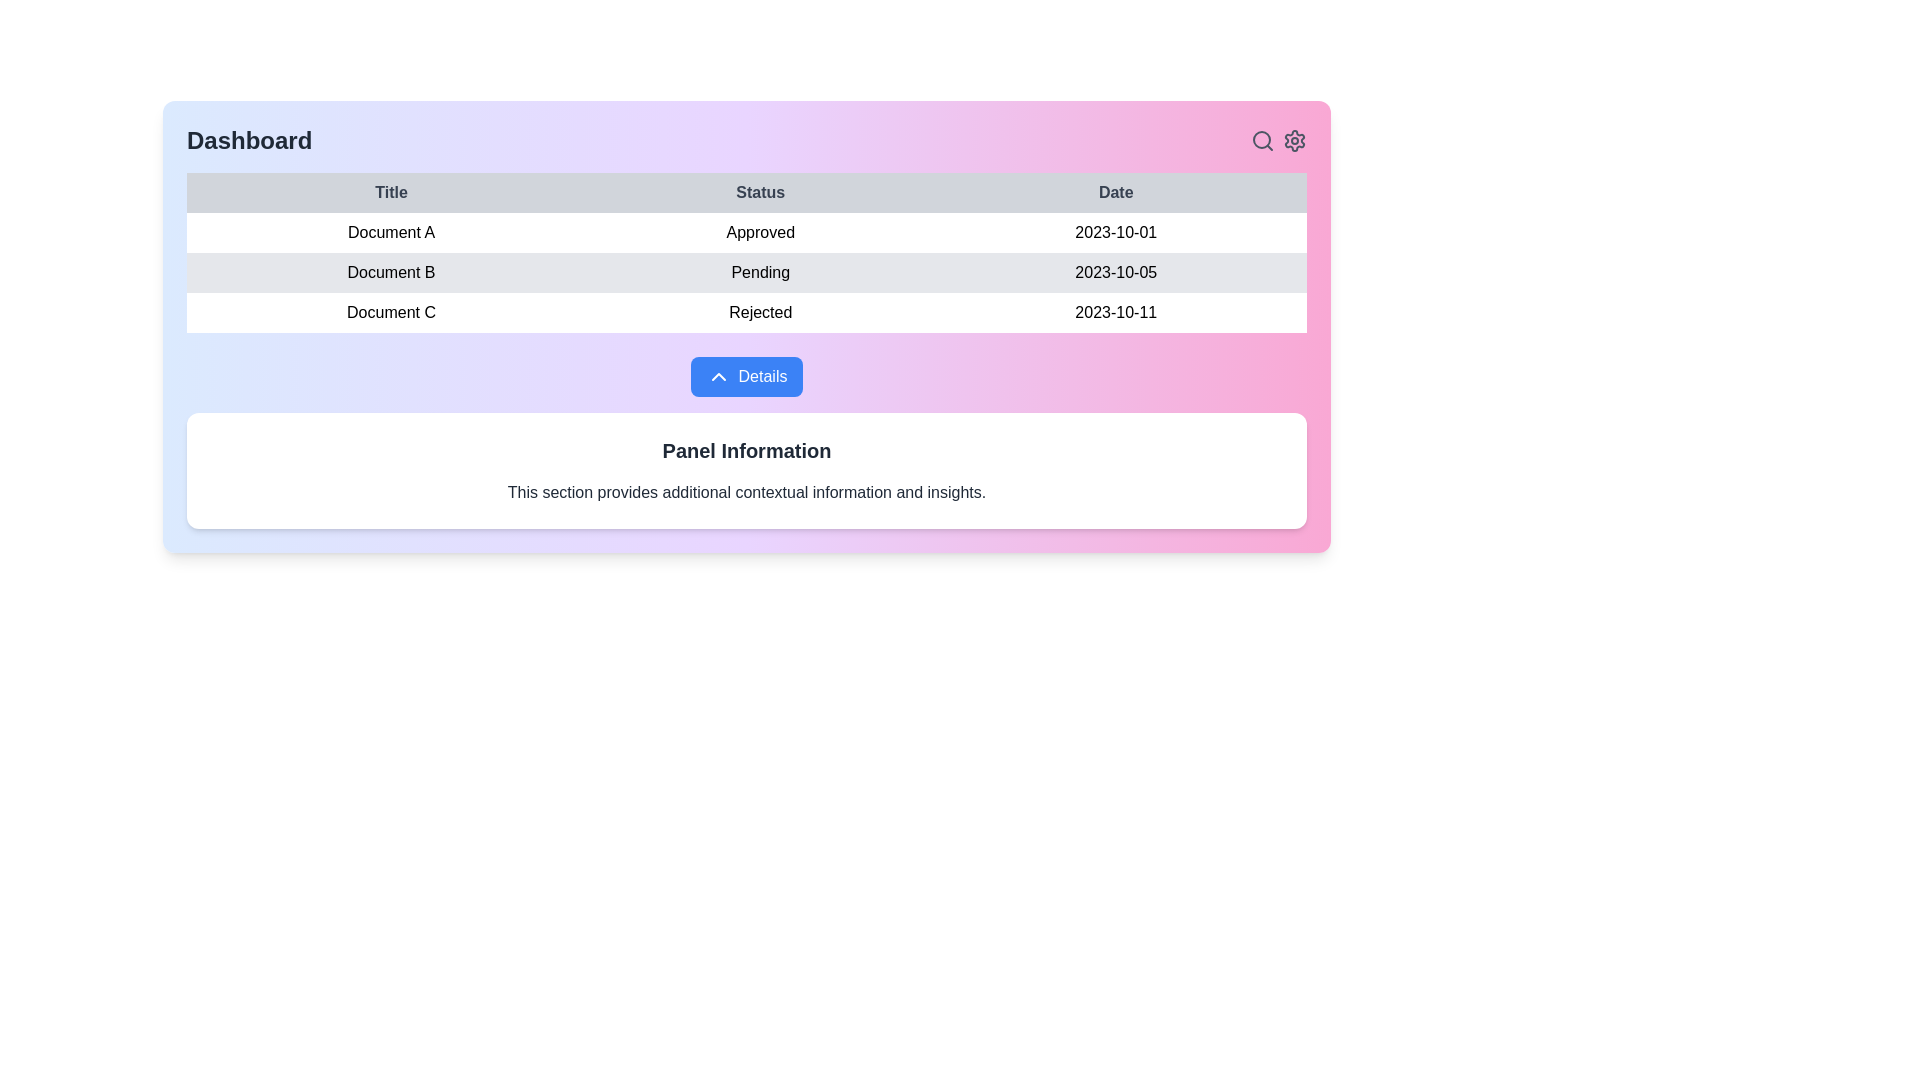  What do you see at coordinates (746, 273) in the screenshot?
I see `on the second row of the table containing the text blocks 'Document B', 'Pending', and '2023-10-05'` at bounding box center [746, 273].